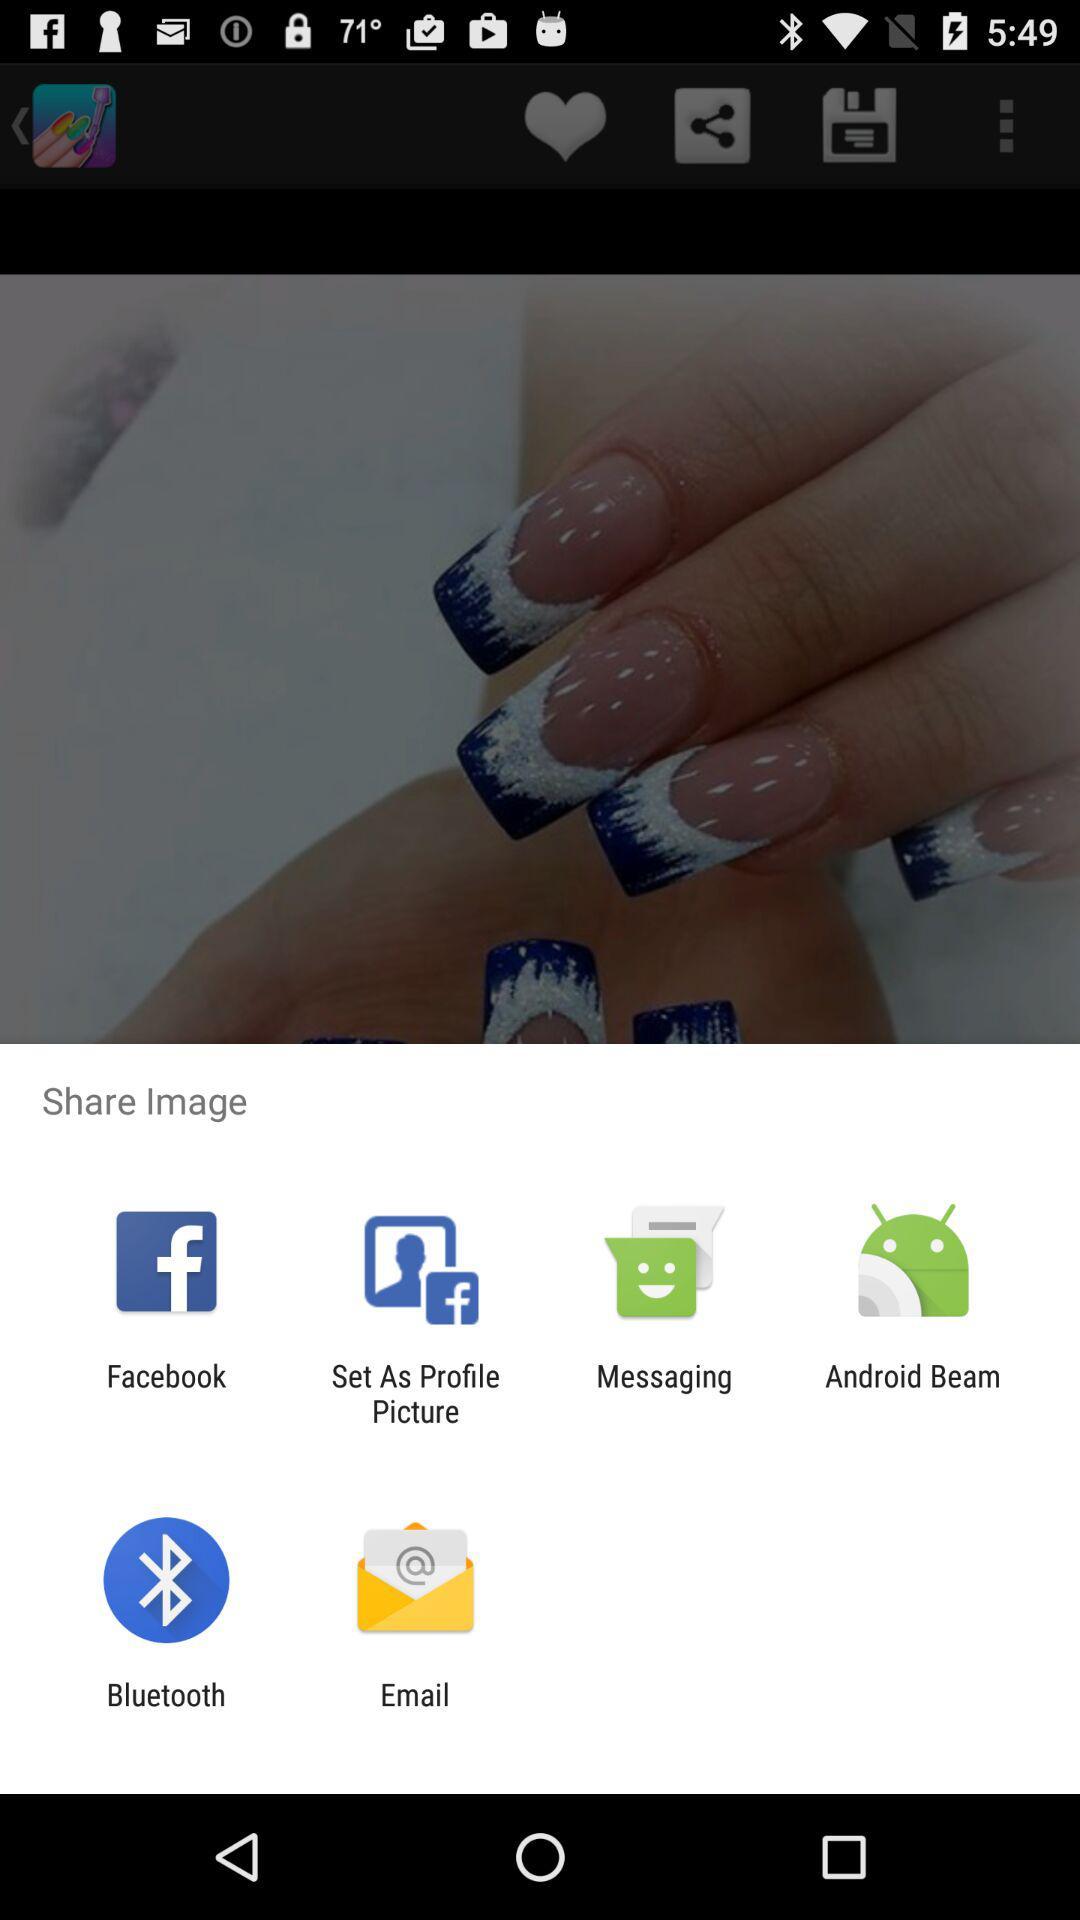 This screenshot has width=1080, height=1920. I want to click on icon to the right of the facebook, so click(414, 1392).